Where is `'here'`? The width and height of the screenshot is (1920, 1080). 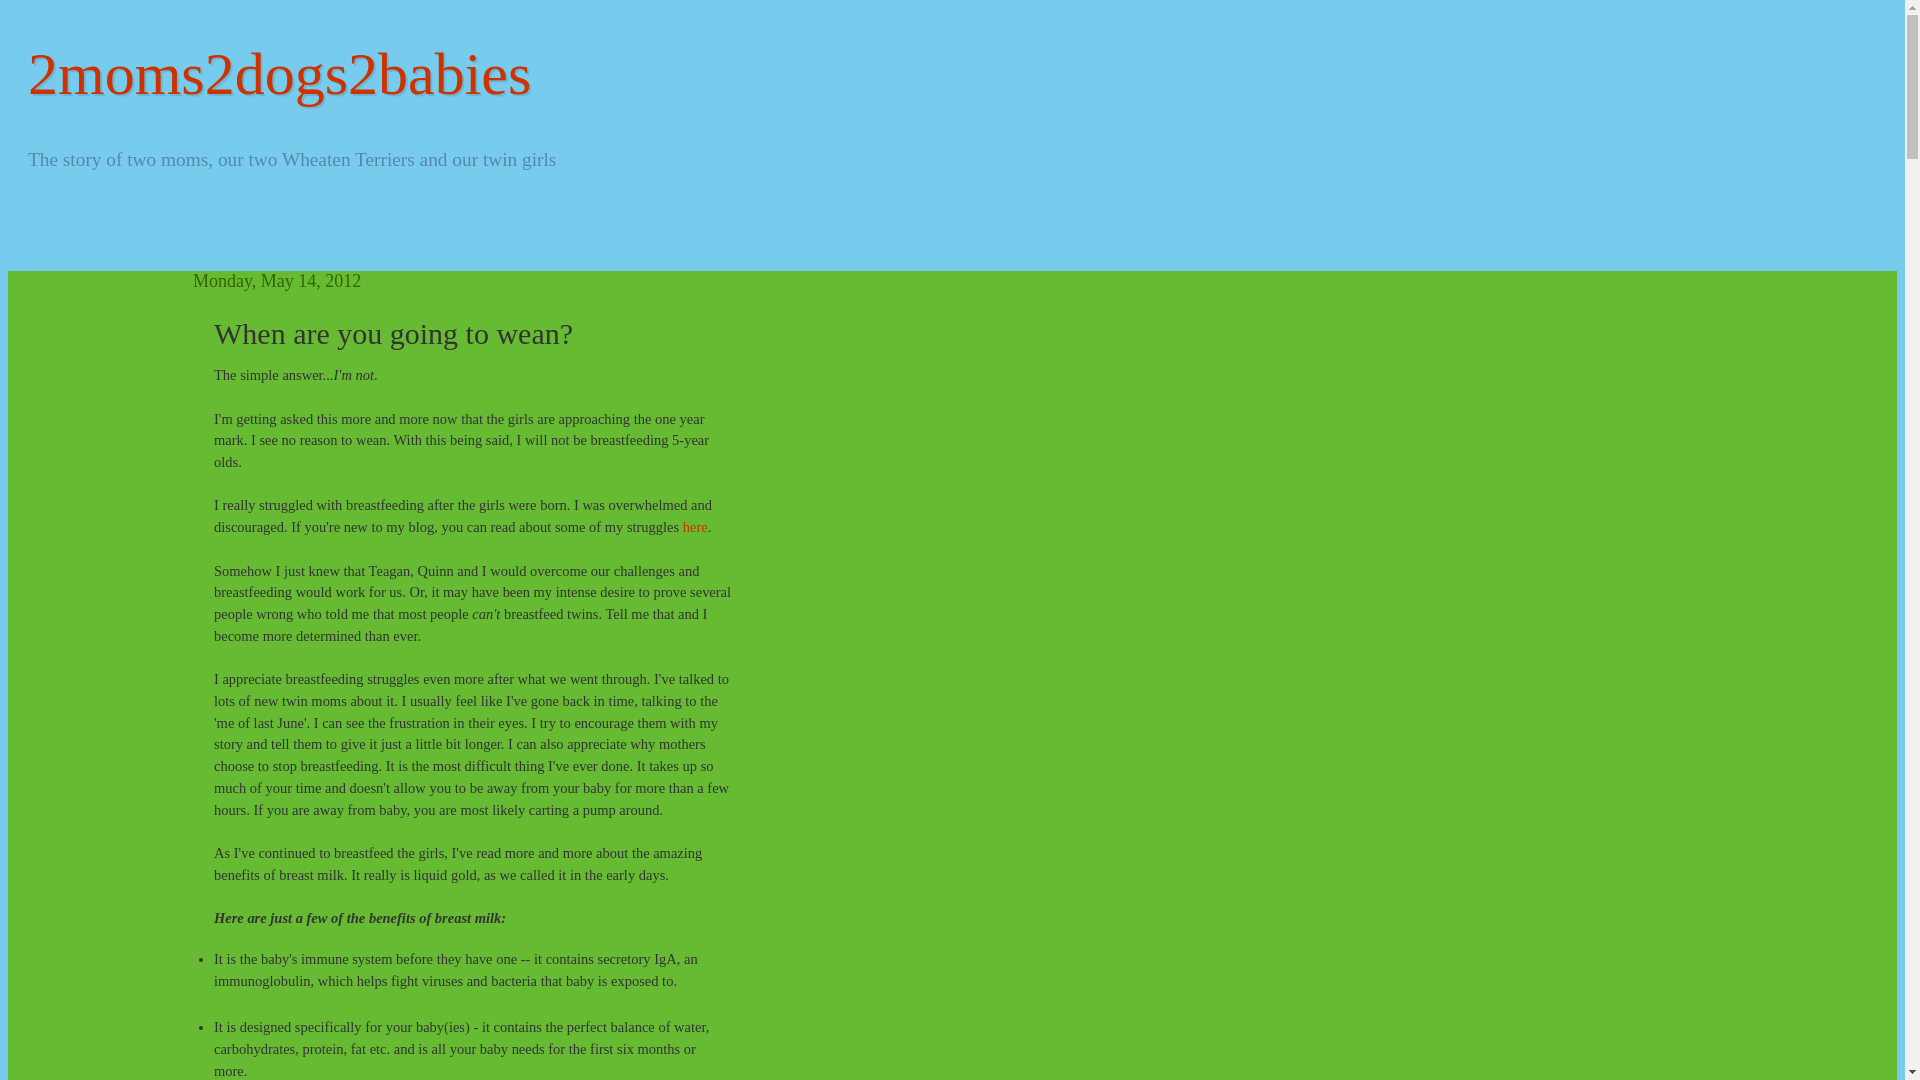
'here' is located at coordinates (695, 526).